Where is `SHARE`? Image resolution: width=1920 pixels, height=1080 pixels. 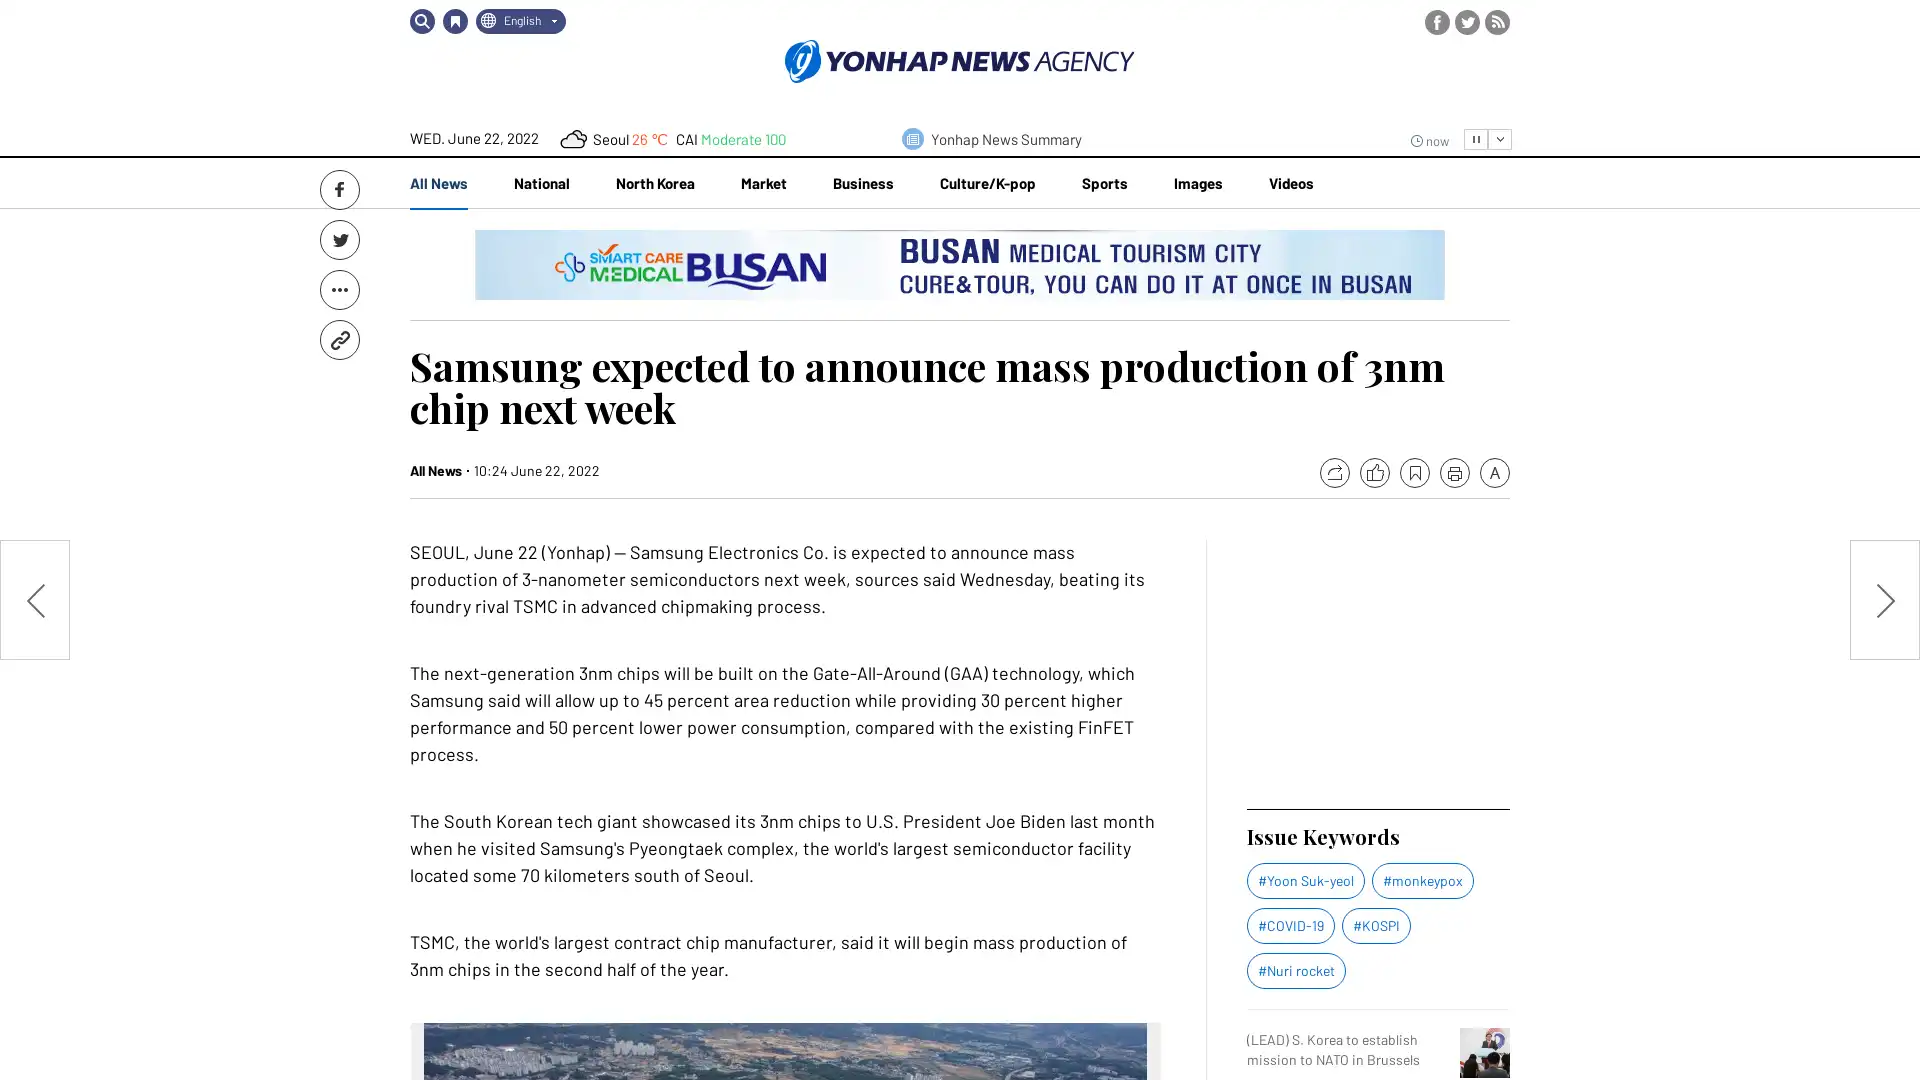 SHARE is located at coordinates (1334, 473).